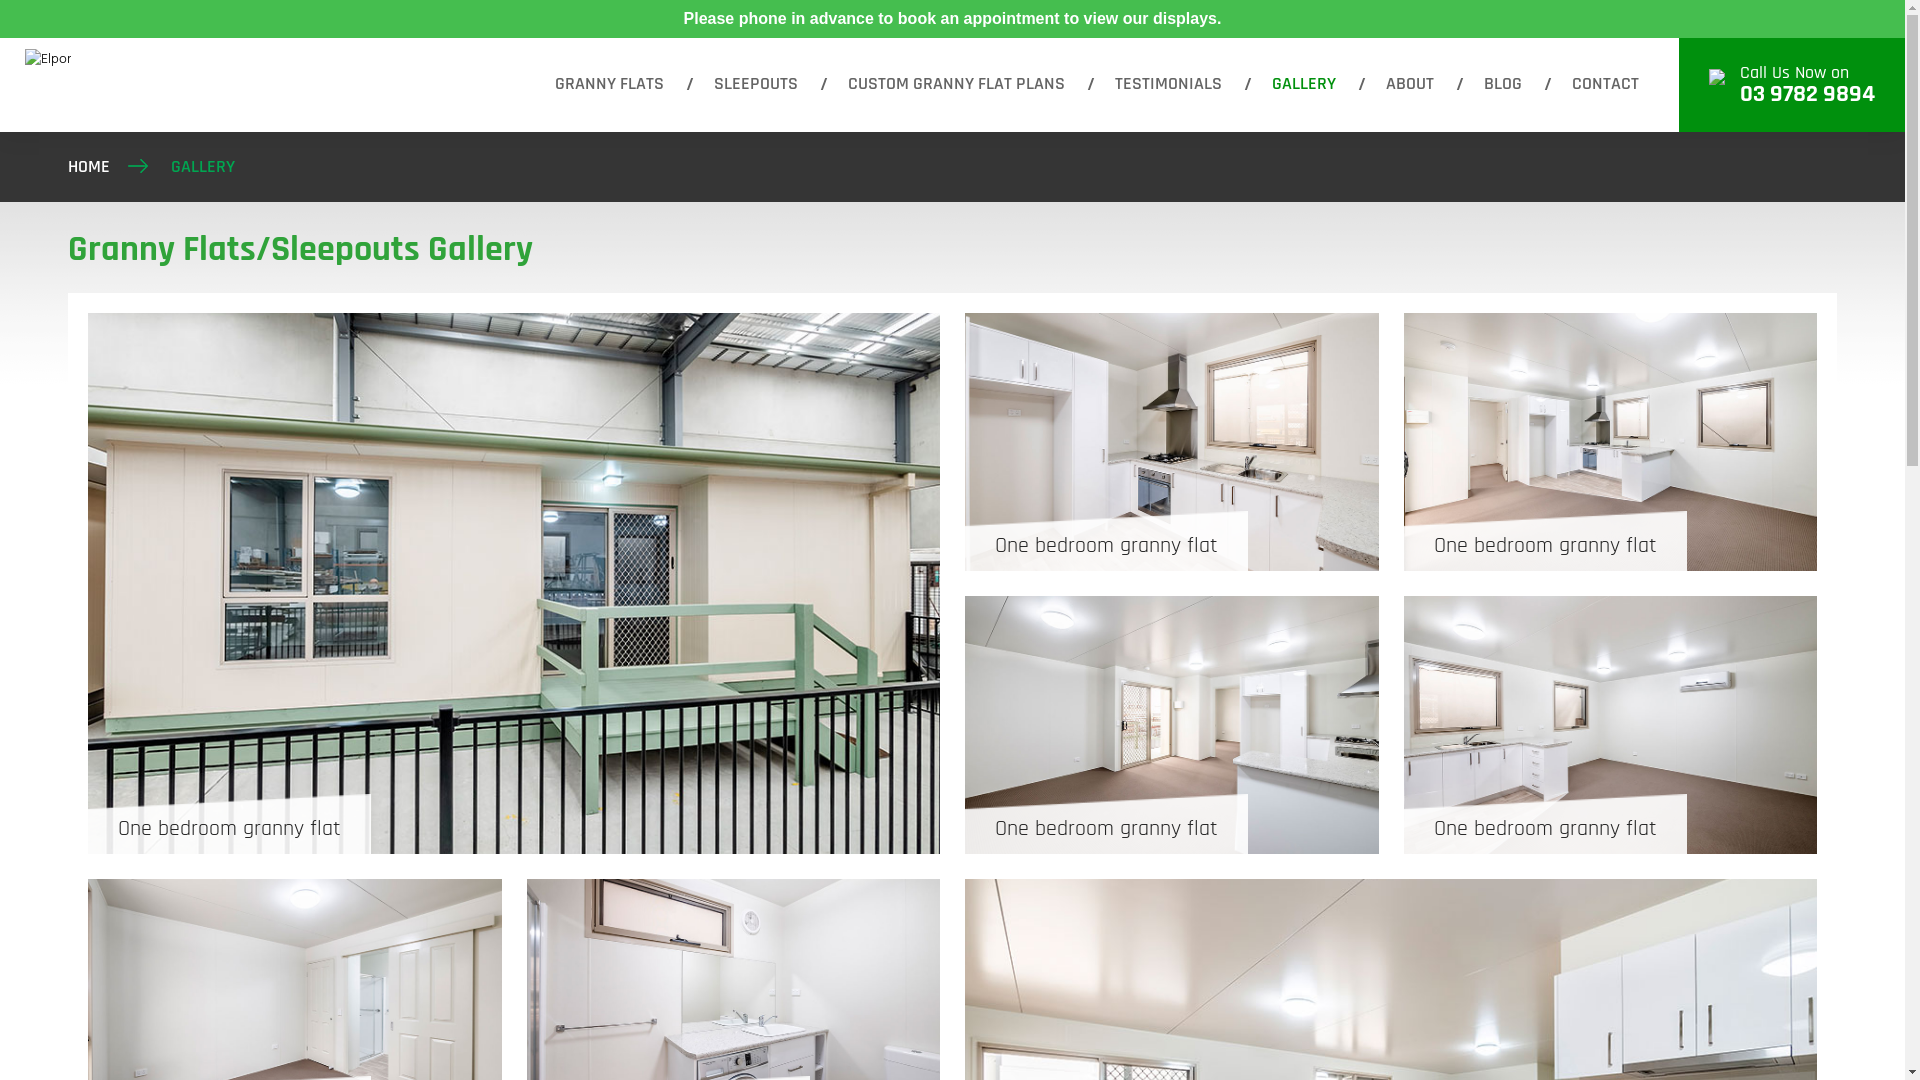  I want to click on 'GALLERY', so click(1304, 83).